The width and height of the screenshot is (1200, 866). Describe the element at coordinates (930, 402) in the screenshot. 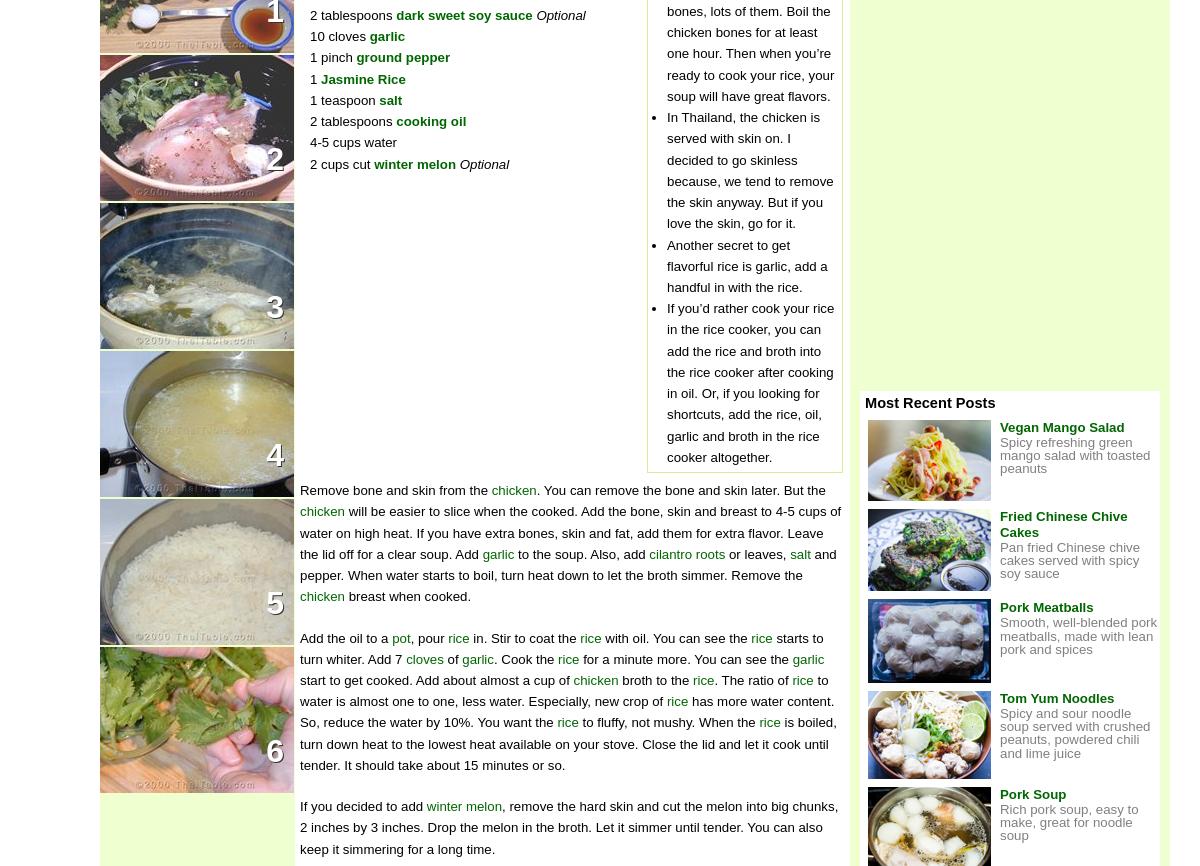

I see `'Most Recent Posts'` at that location.